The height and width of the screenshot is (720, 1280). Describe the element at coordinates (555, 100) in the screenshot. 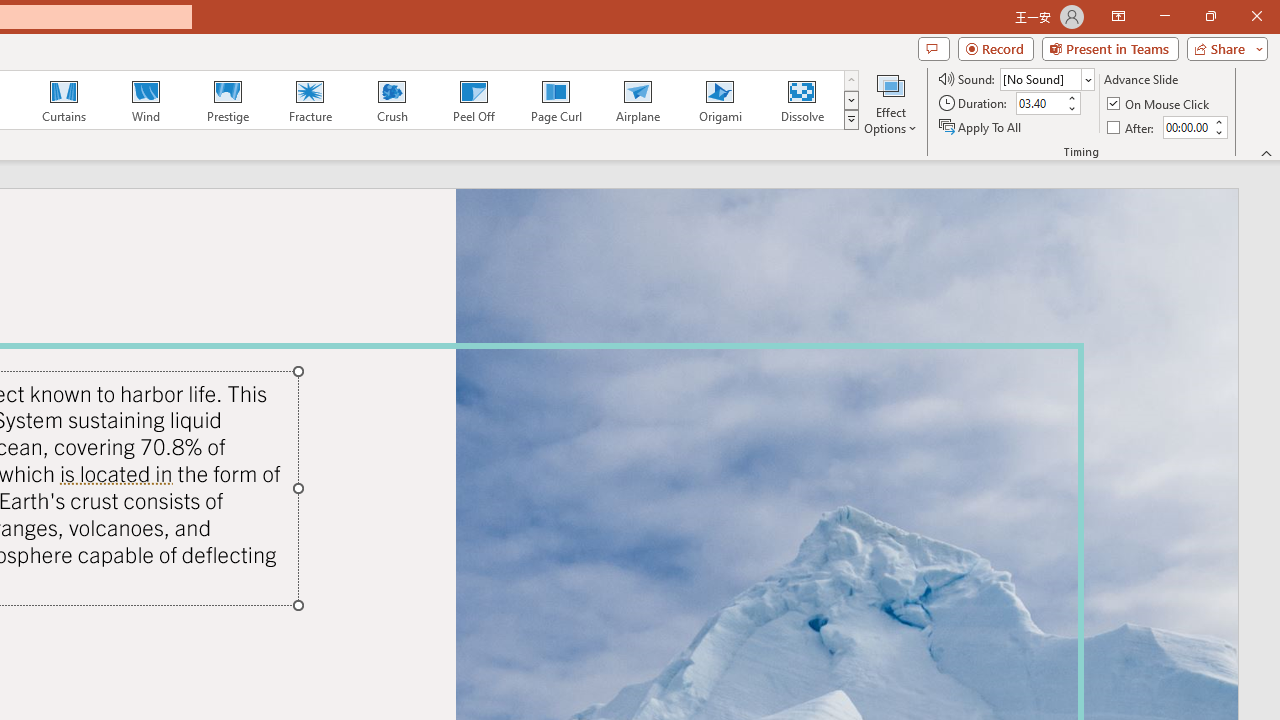

I see `'Page Curl'` at that location.